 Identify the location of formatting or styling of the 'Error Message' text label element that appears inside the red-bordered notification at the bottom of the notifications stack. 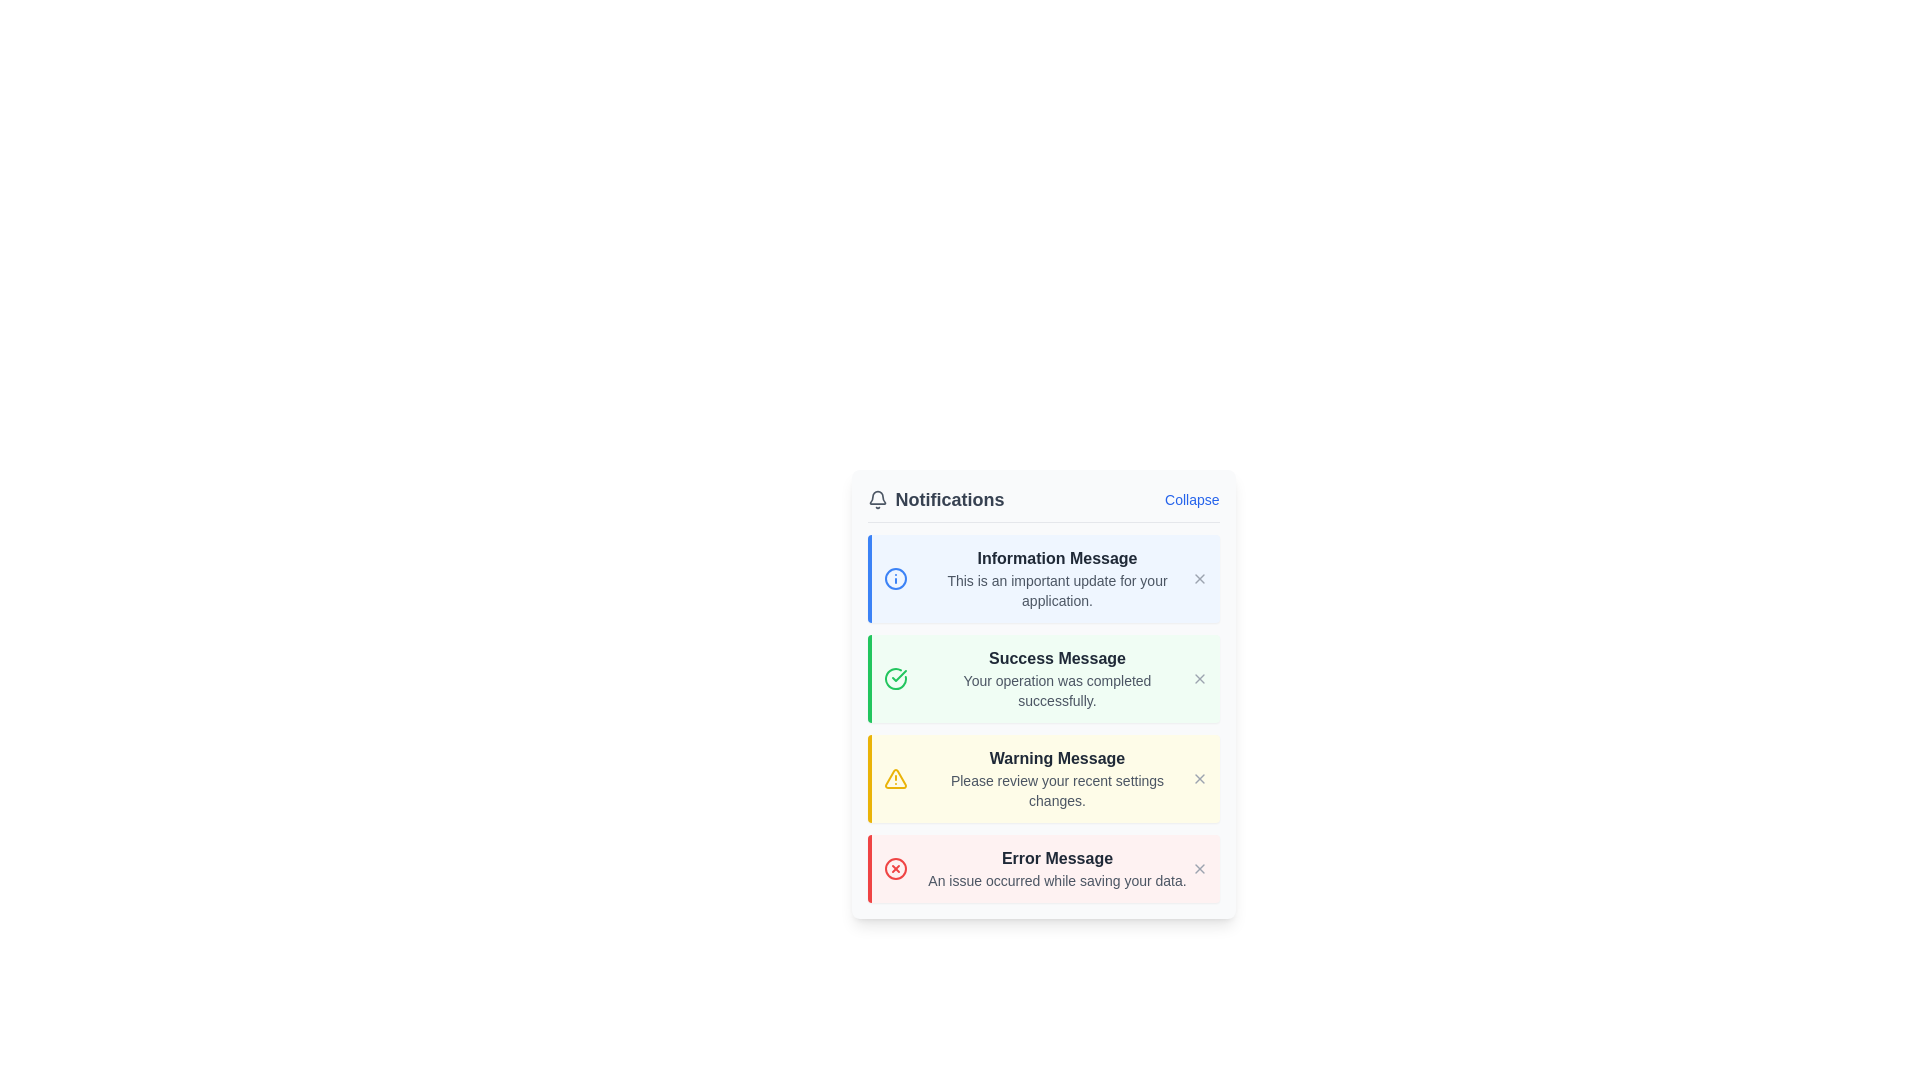
(1056, 867).